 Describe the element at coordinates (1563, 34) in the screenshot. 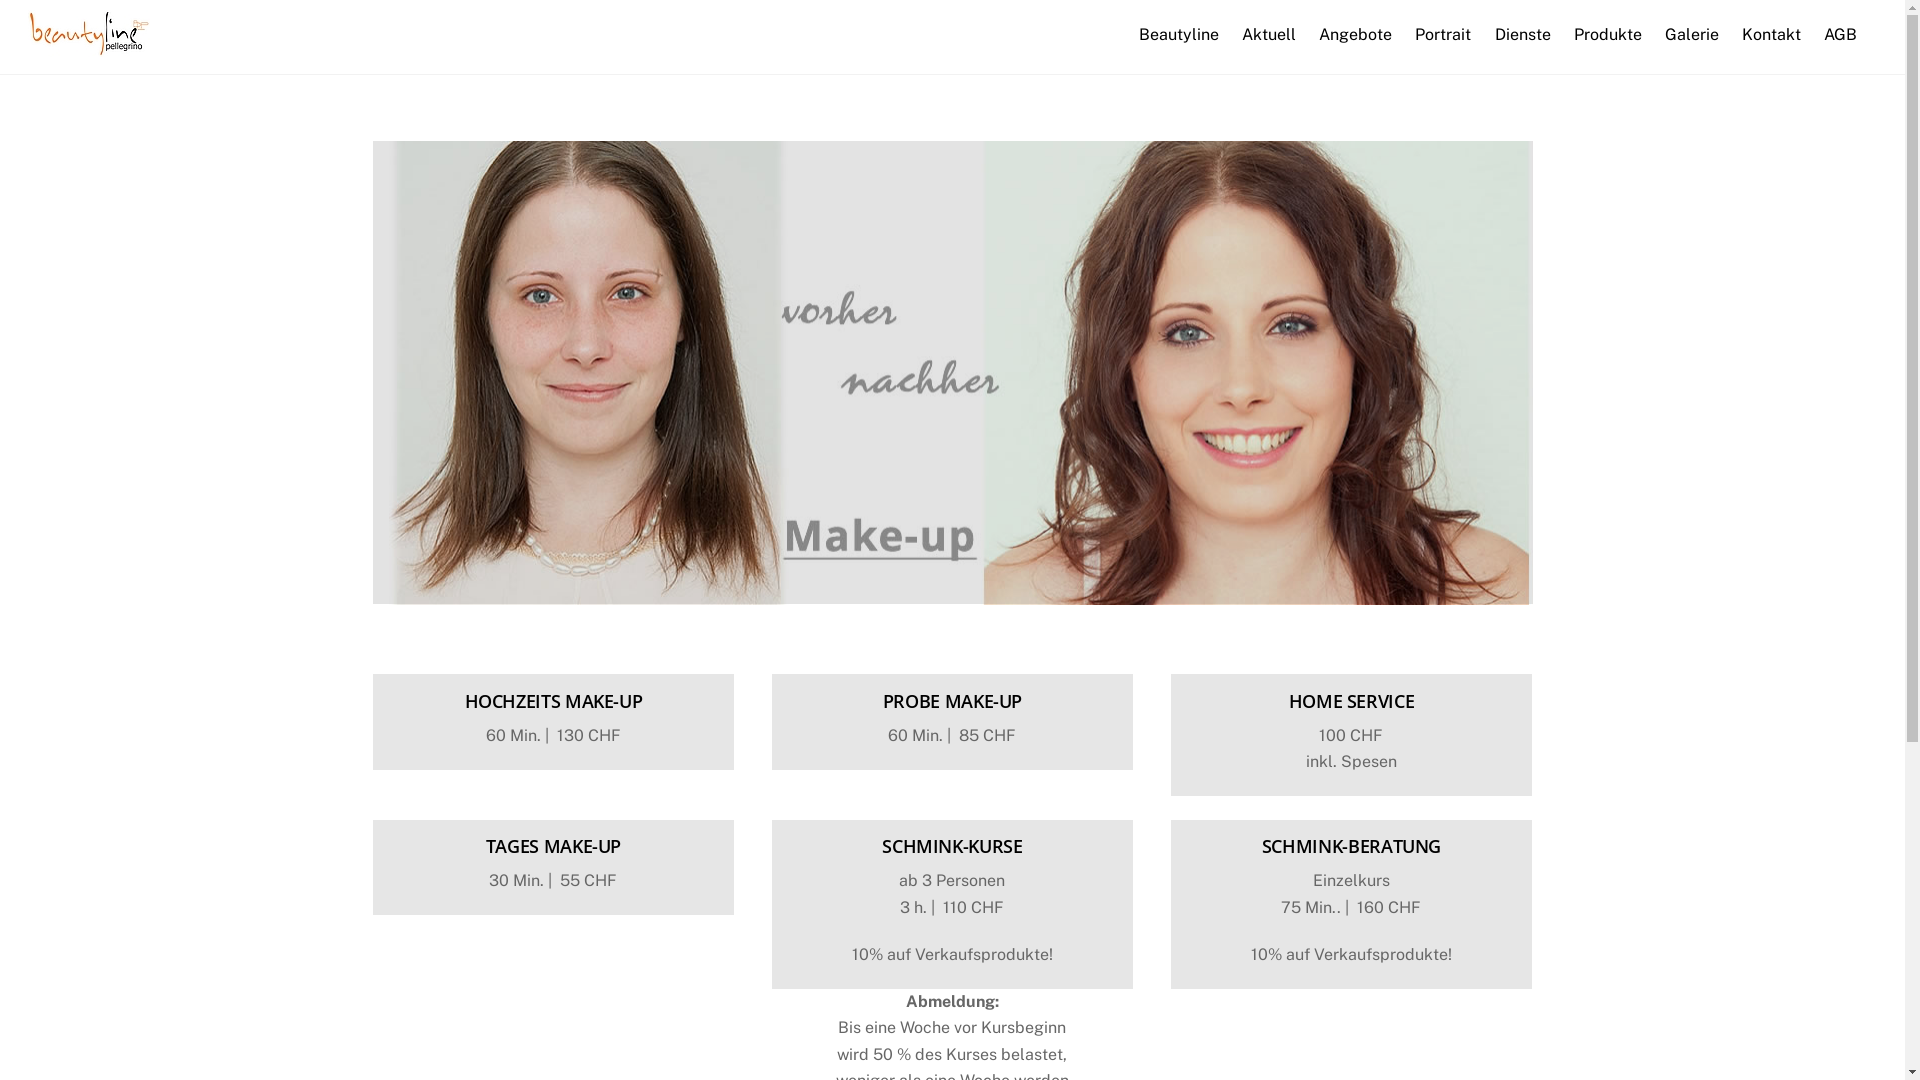

I see `'Produkte'` at that location.